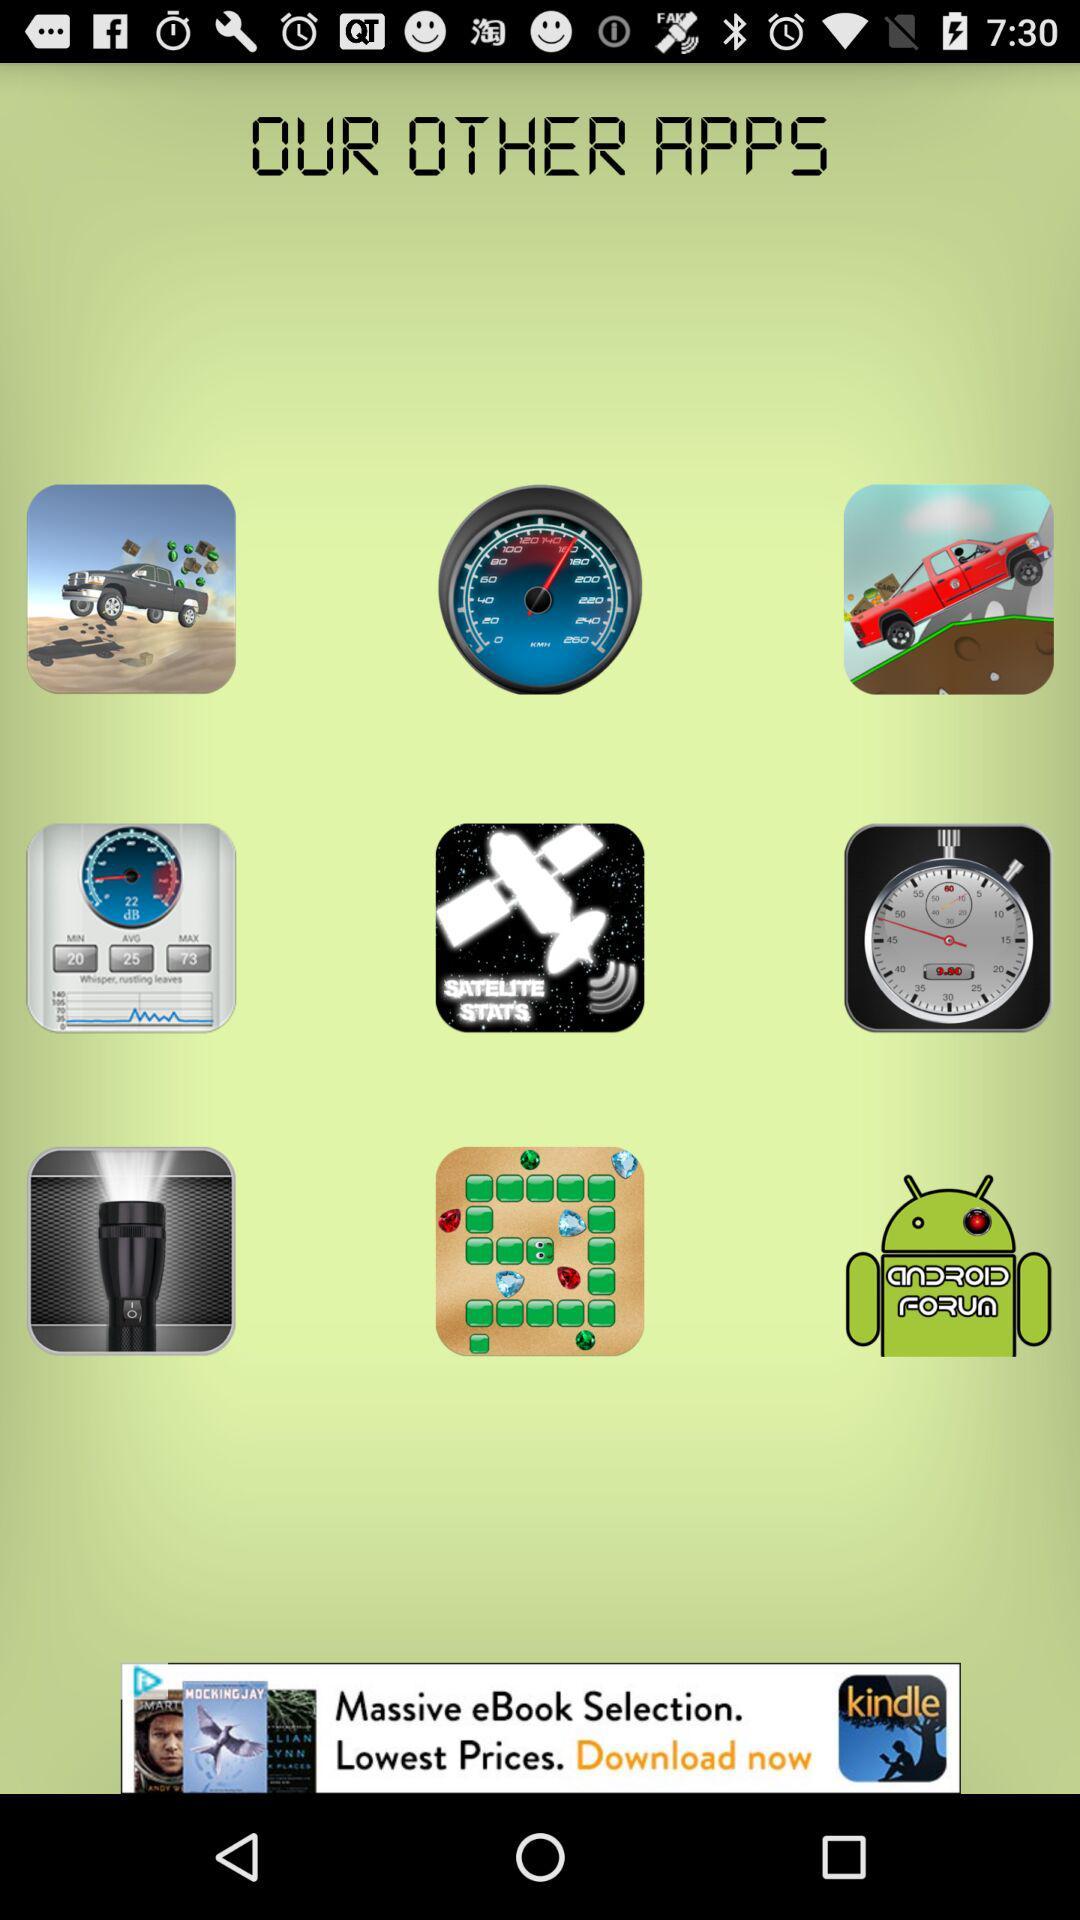 This screenshot has height=1920, width=1080. I want to click on select, so click(131, 927).